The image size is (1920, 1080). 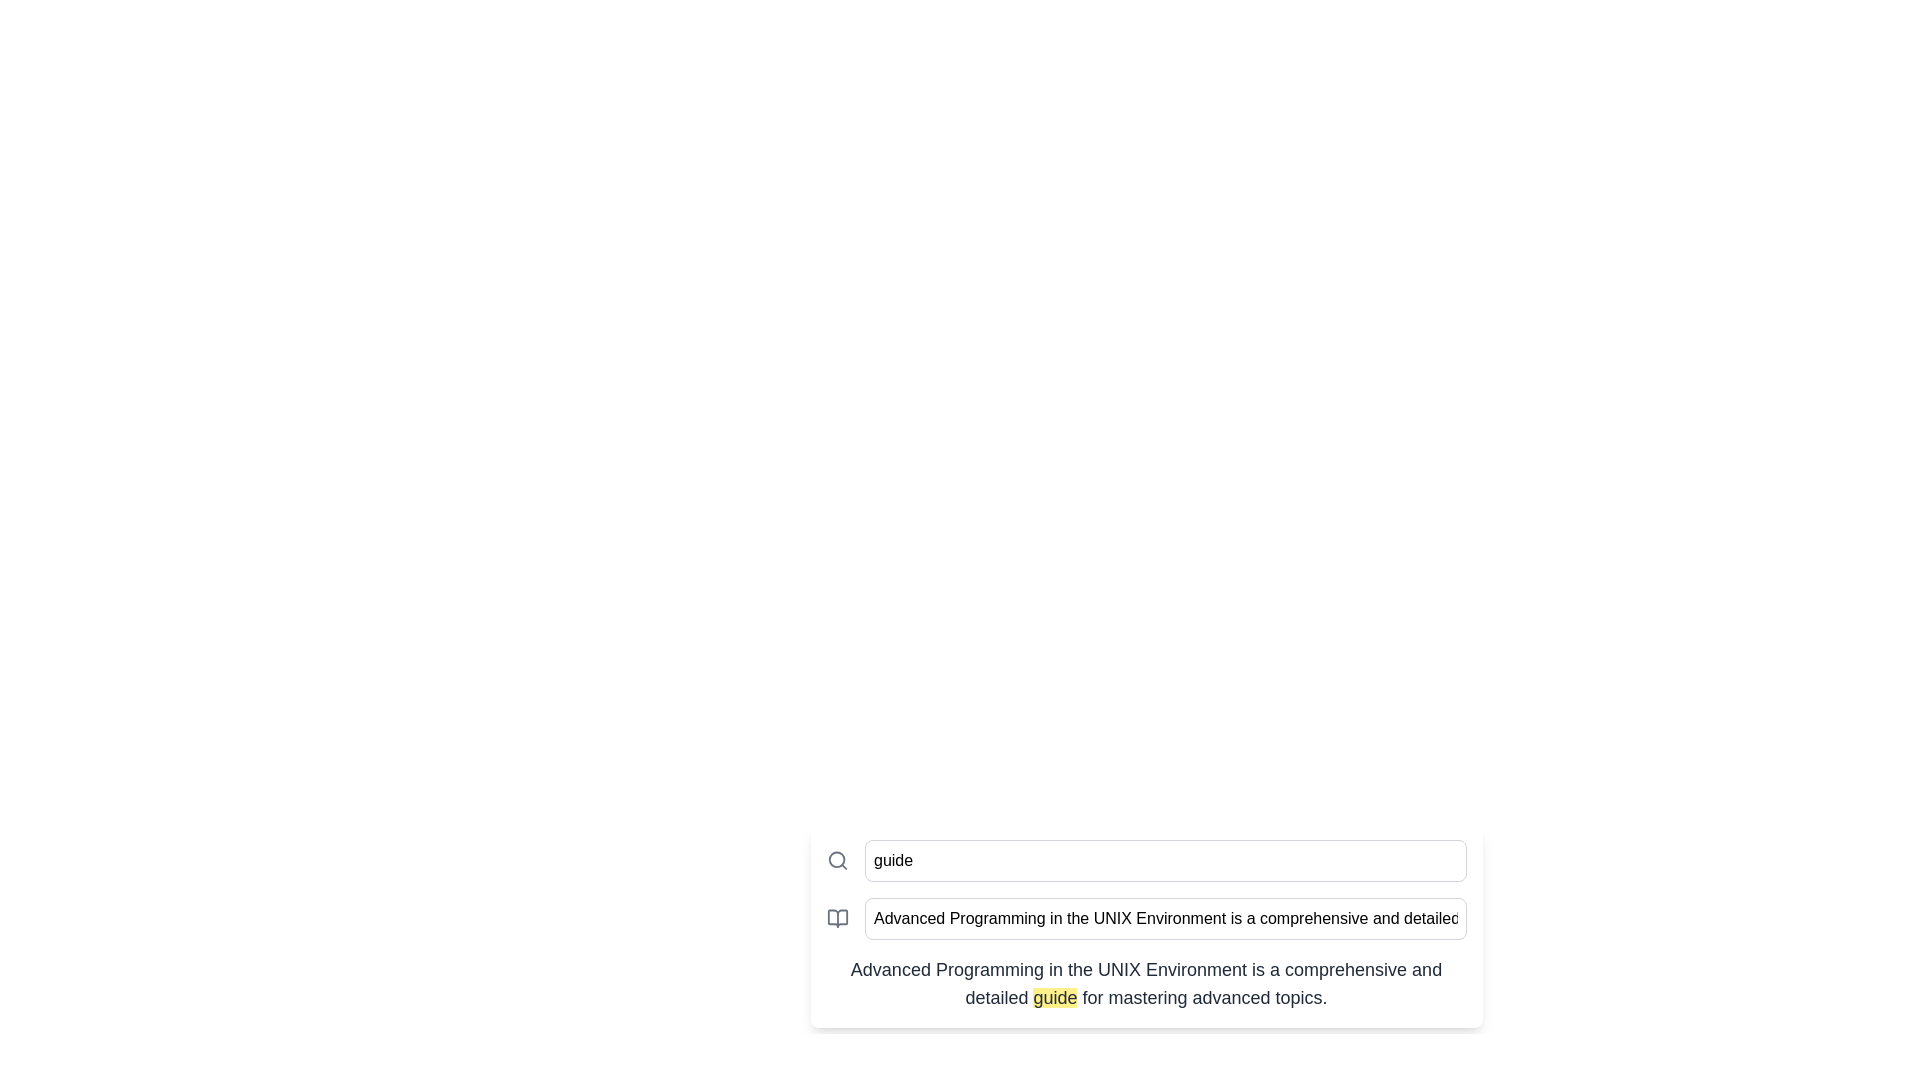 I want to click on the circular part of the magnifying glass icon used for search, located near the top-left corner of the user interface, so click(x=836, y=859).